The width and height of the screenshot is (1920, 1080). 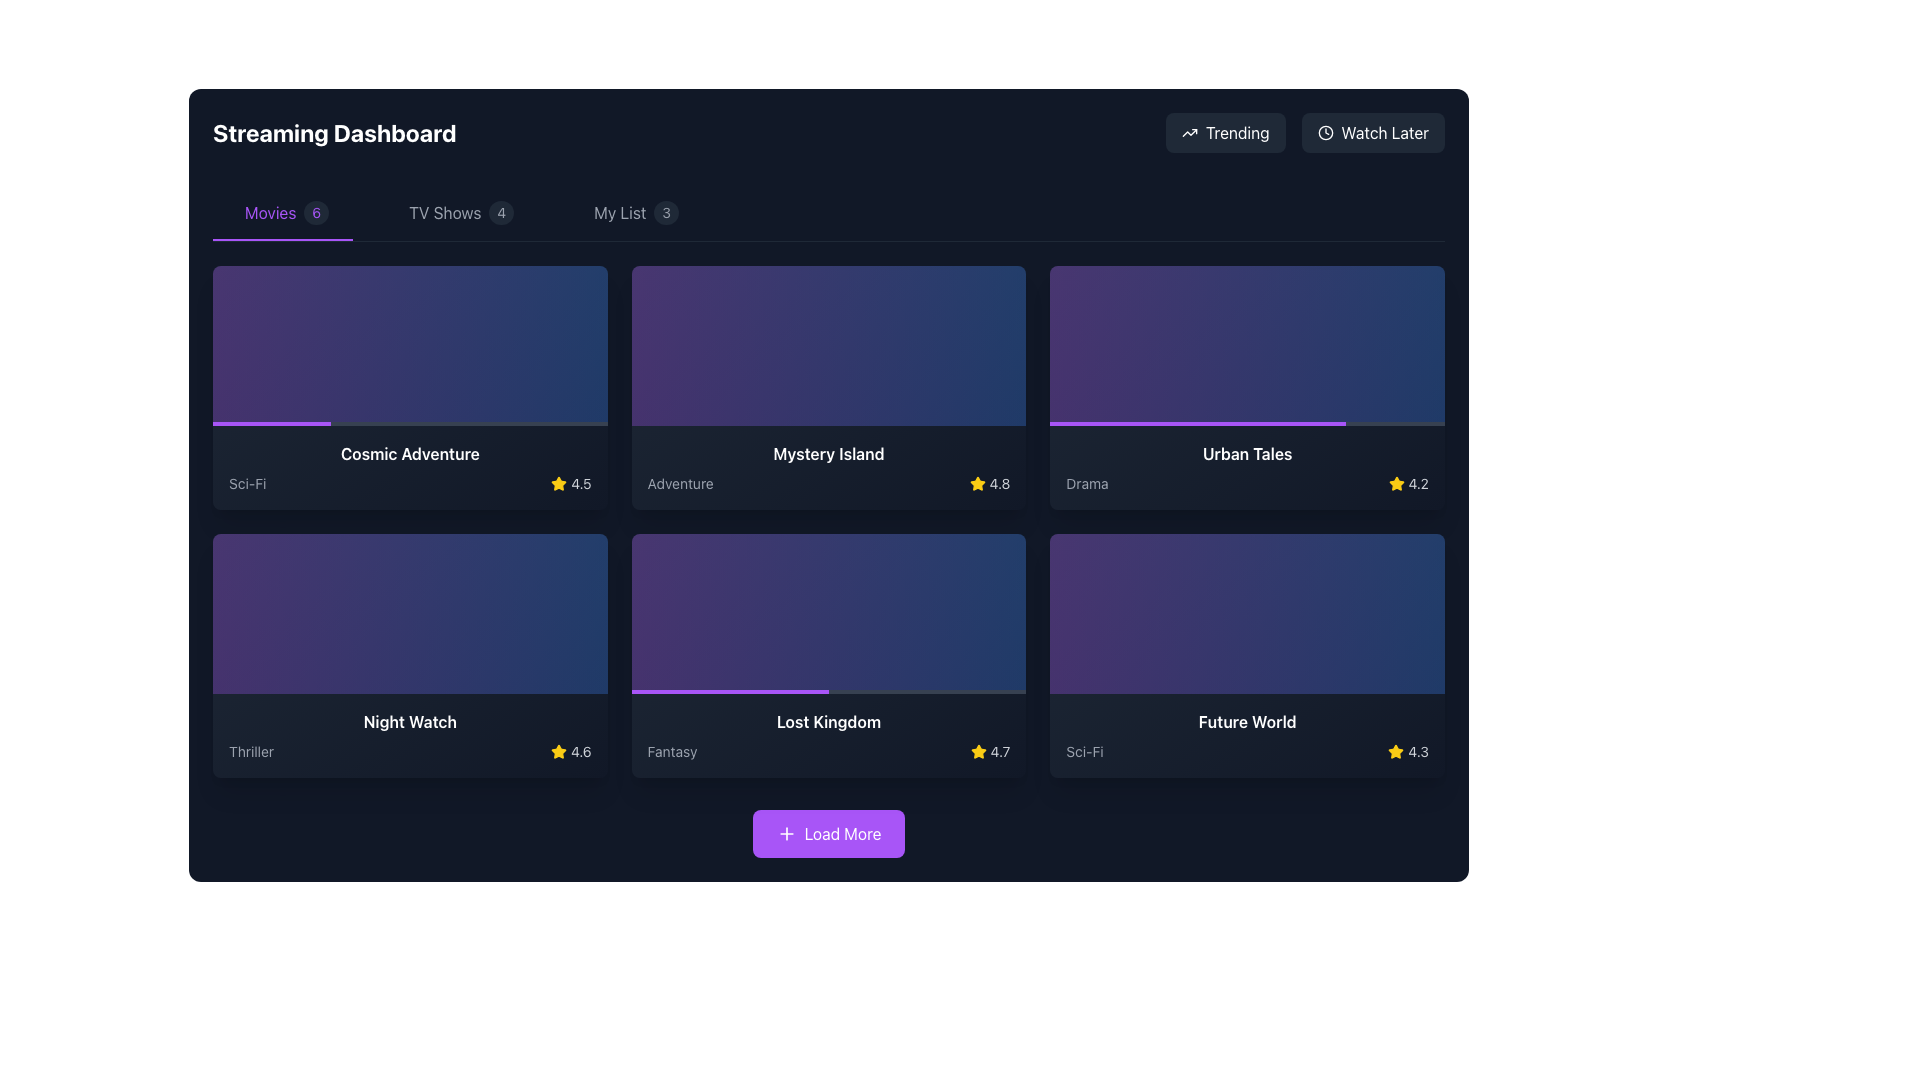 What do you see at coordinates (829, 690) in the screenshot?
I see `the progress bar located at the bottom of the 'Lost Kingdom' card, which has a gray background and a purple filled section indicating progress` at bounding box center [829, 690].